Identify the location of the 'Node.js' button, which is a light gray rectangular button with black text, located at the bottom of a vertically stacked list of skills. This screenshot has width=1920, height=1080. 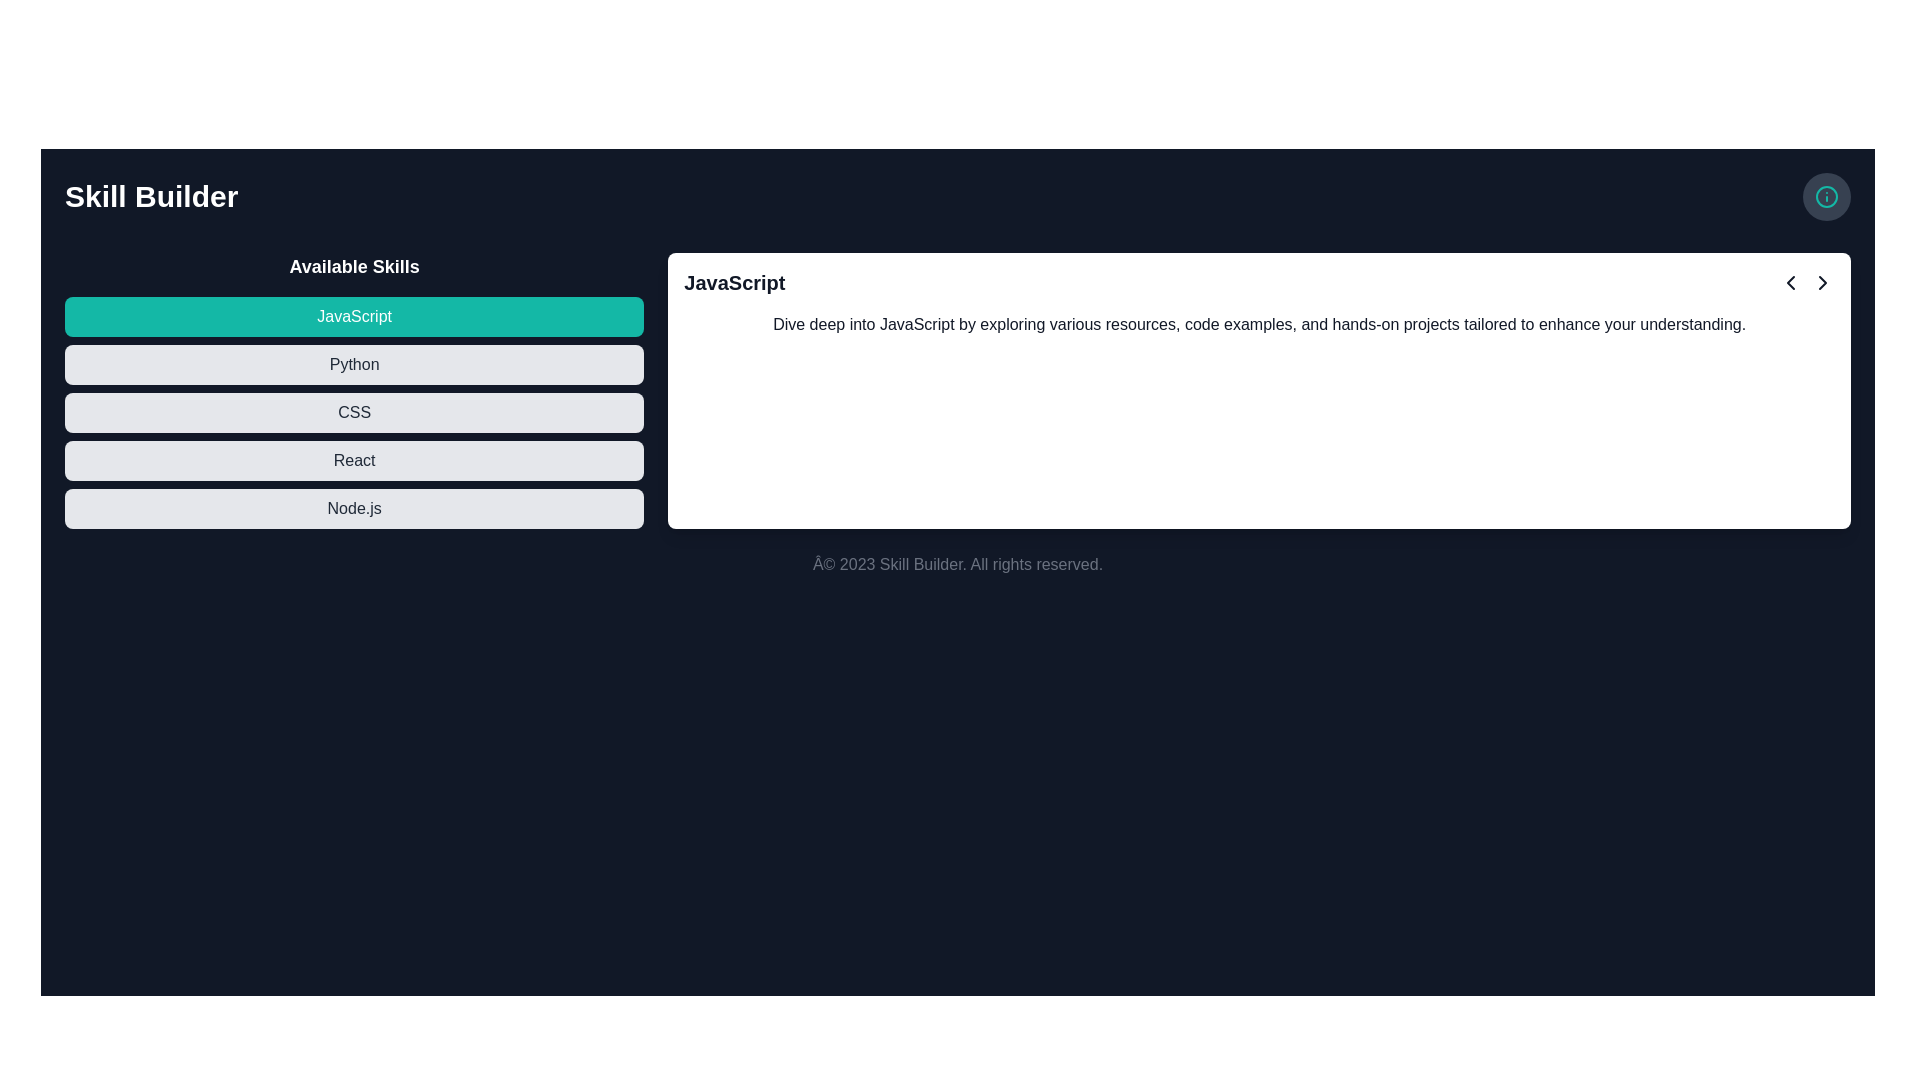
(354, 508).